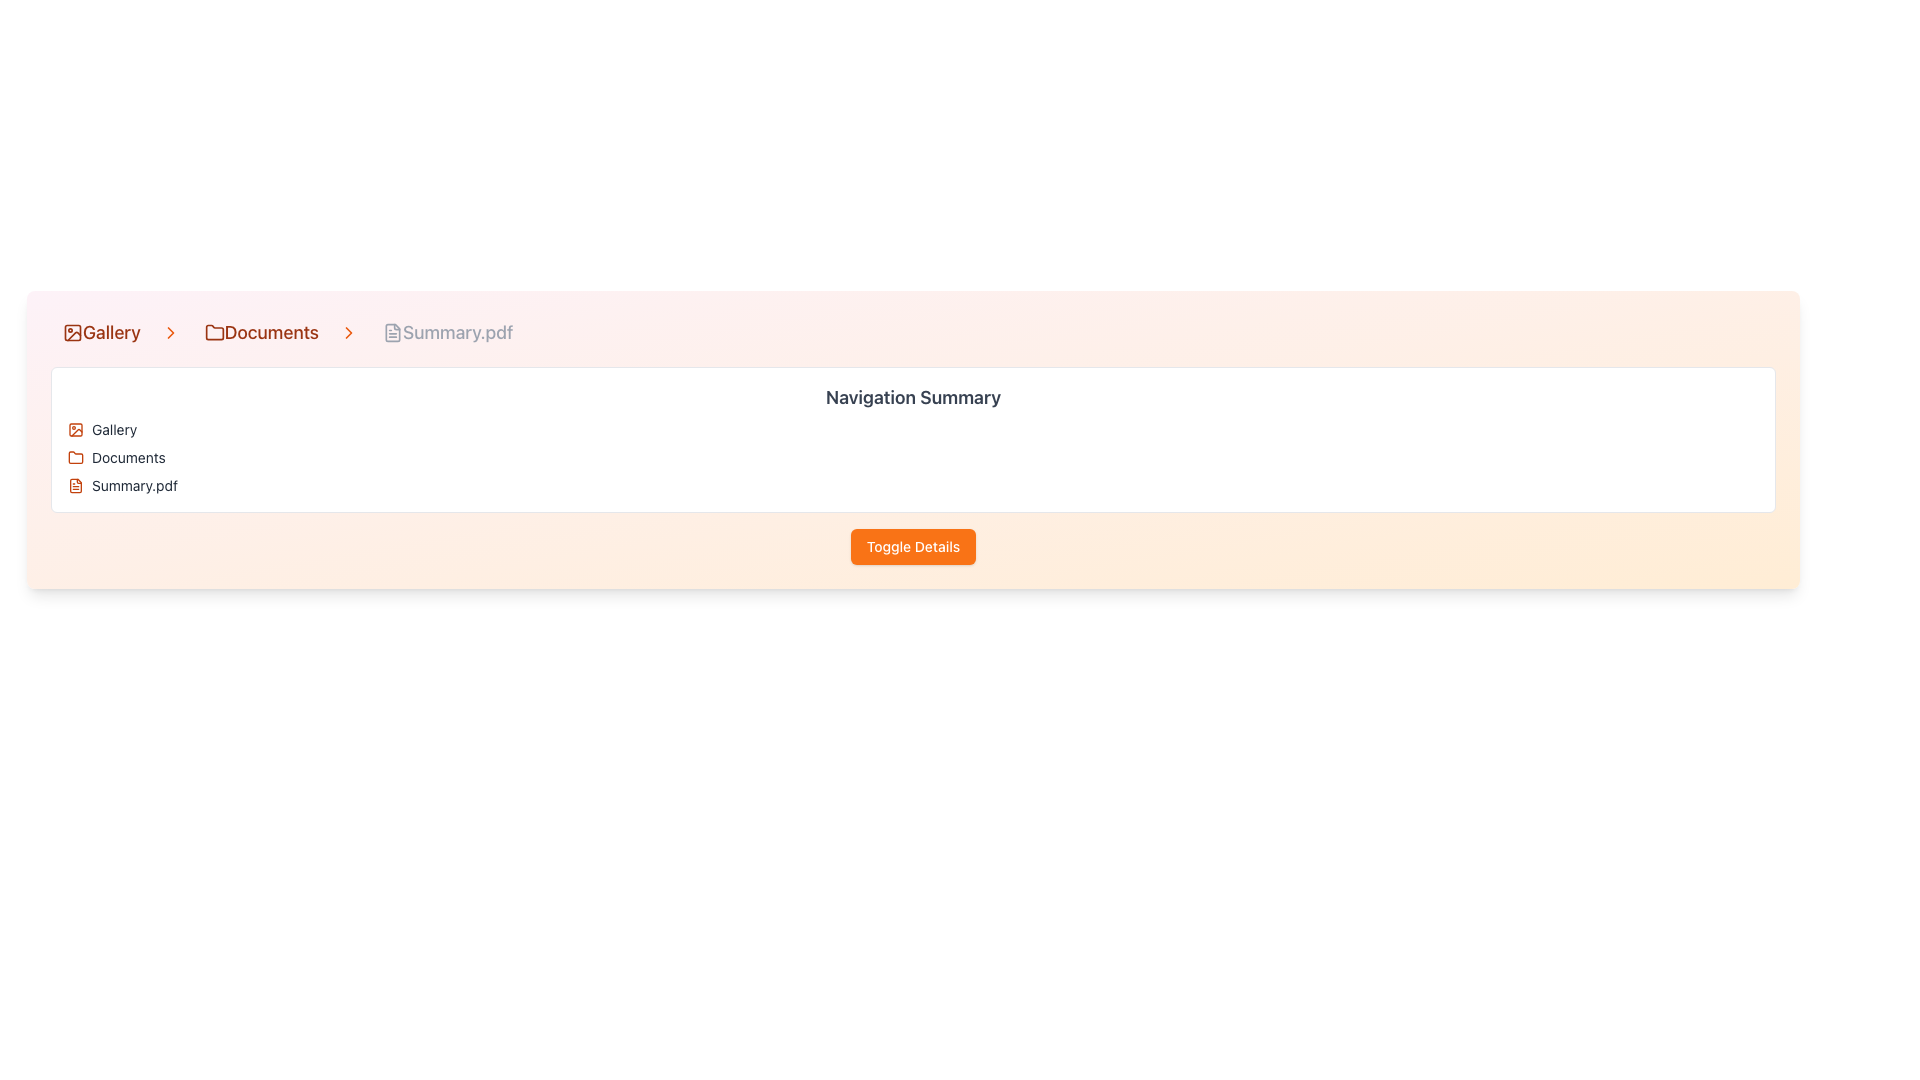 The image size is (1920, 1080). Describe the element at coordinates (912, 397) in the screenshot. I see `the header text element labeled 'Navigation Summary' which serves as the title for the section` at that location.